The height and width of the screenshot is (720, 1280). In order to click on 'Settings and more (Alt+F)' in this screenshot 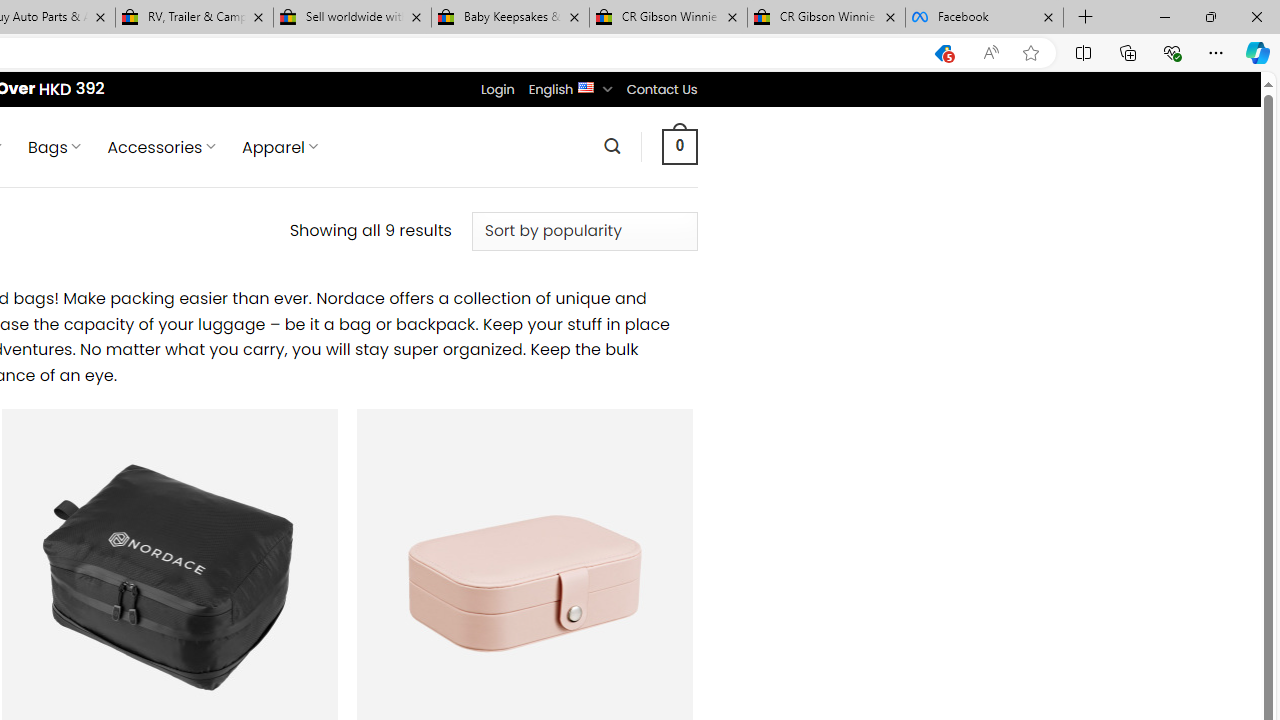, I will do `click(1215, 51)`.